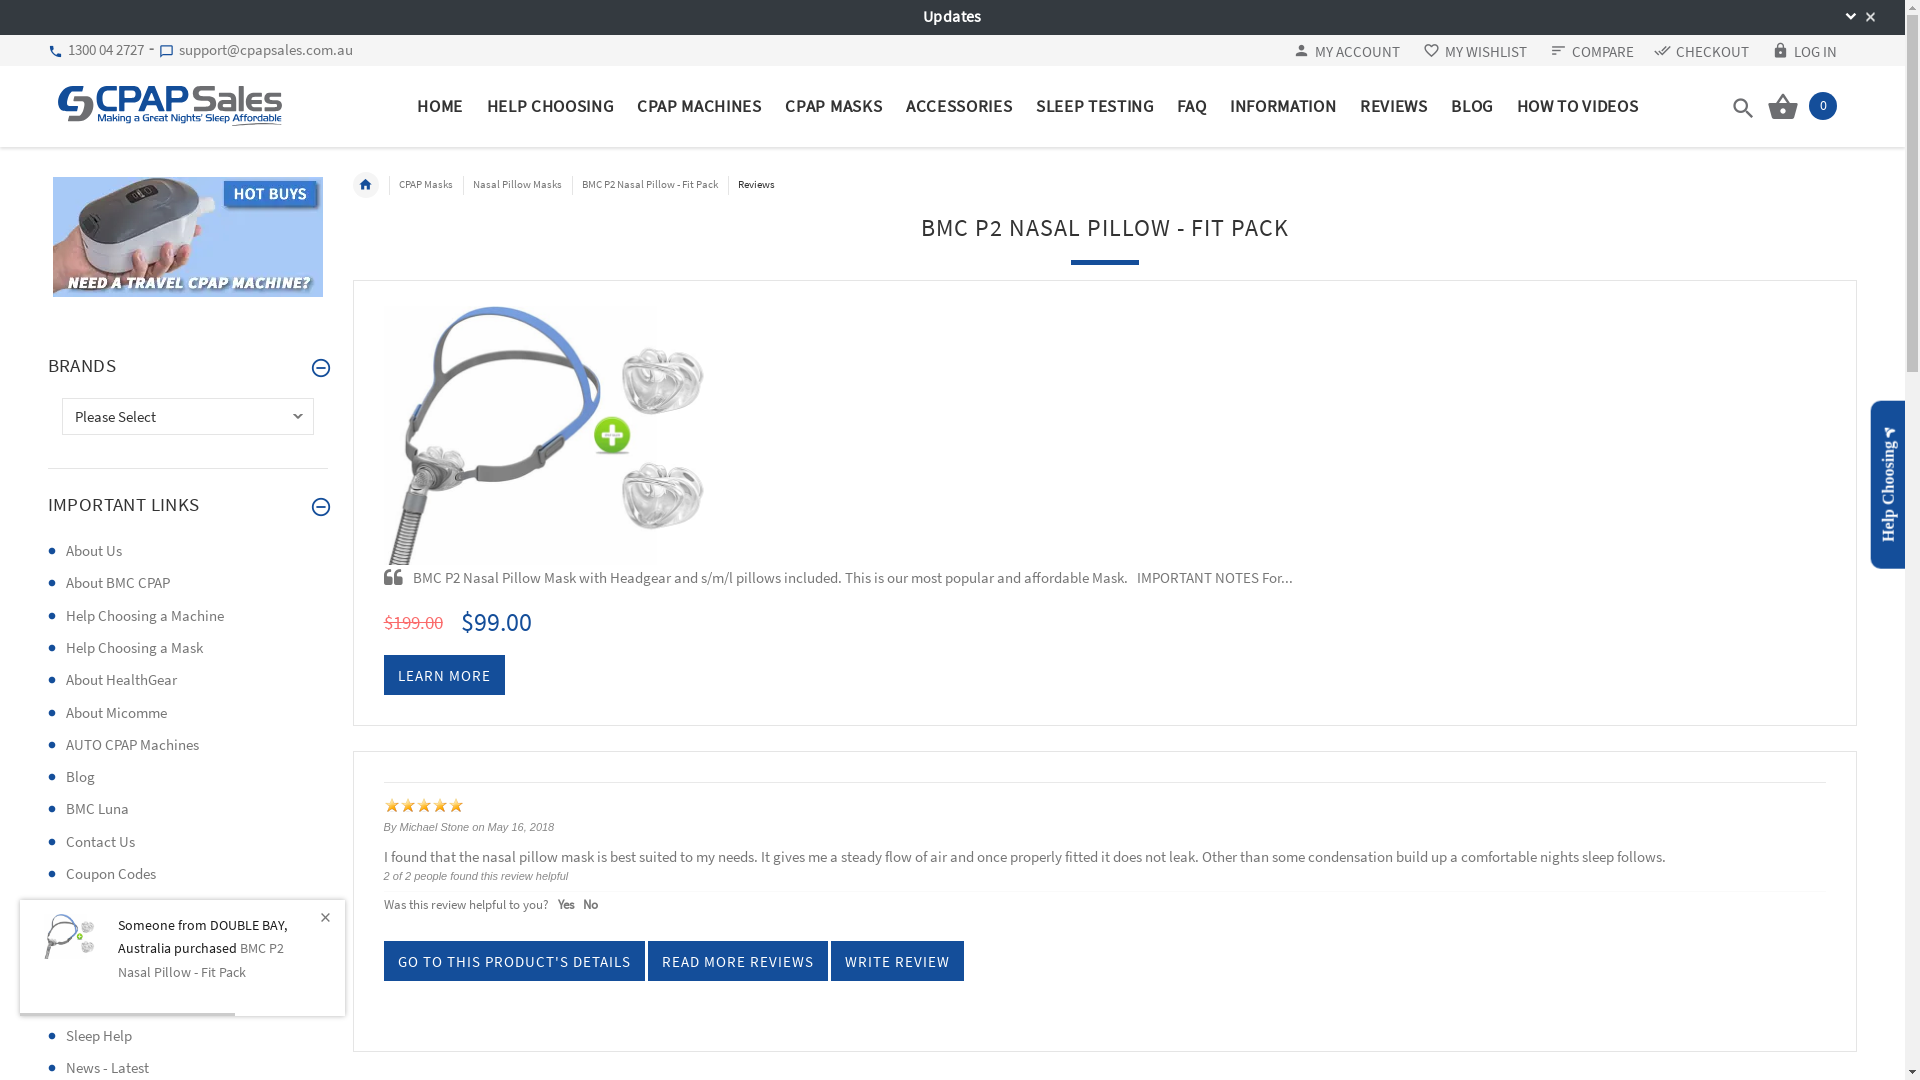 Image resolution: width=1920 pixels, height=1080 pixels. What do you see at coordinates (445, 106) in the screenshot?
I see `'HOME'` at bounding box center [445, 106].